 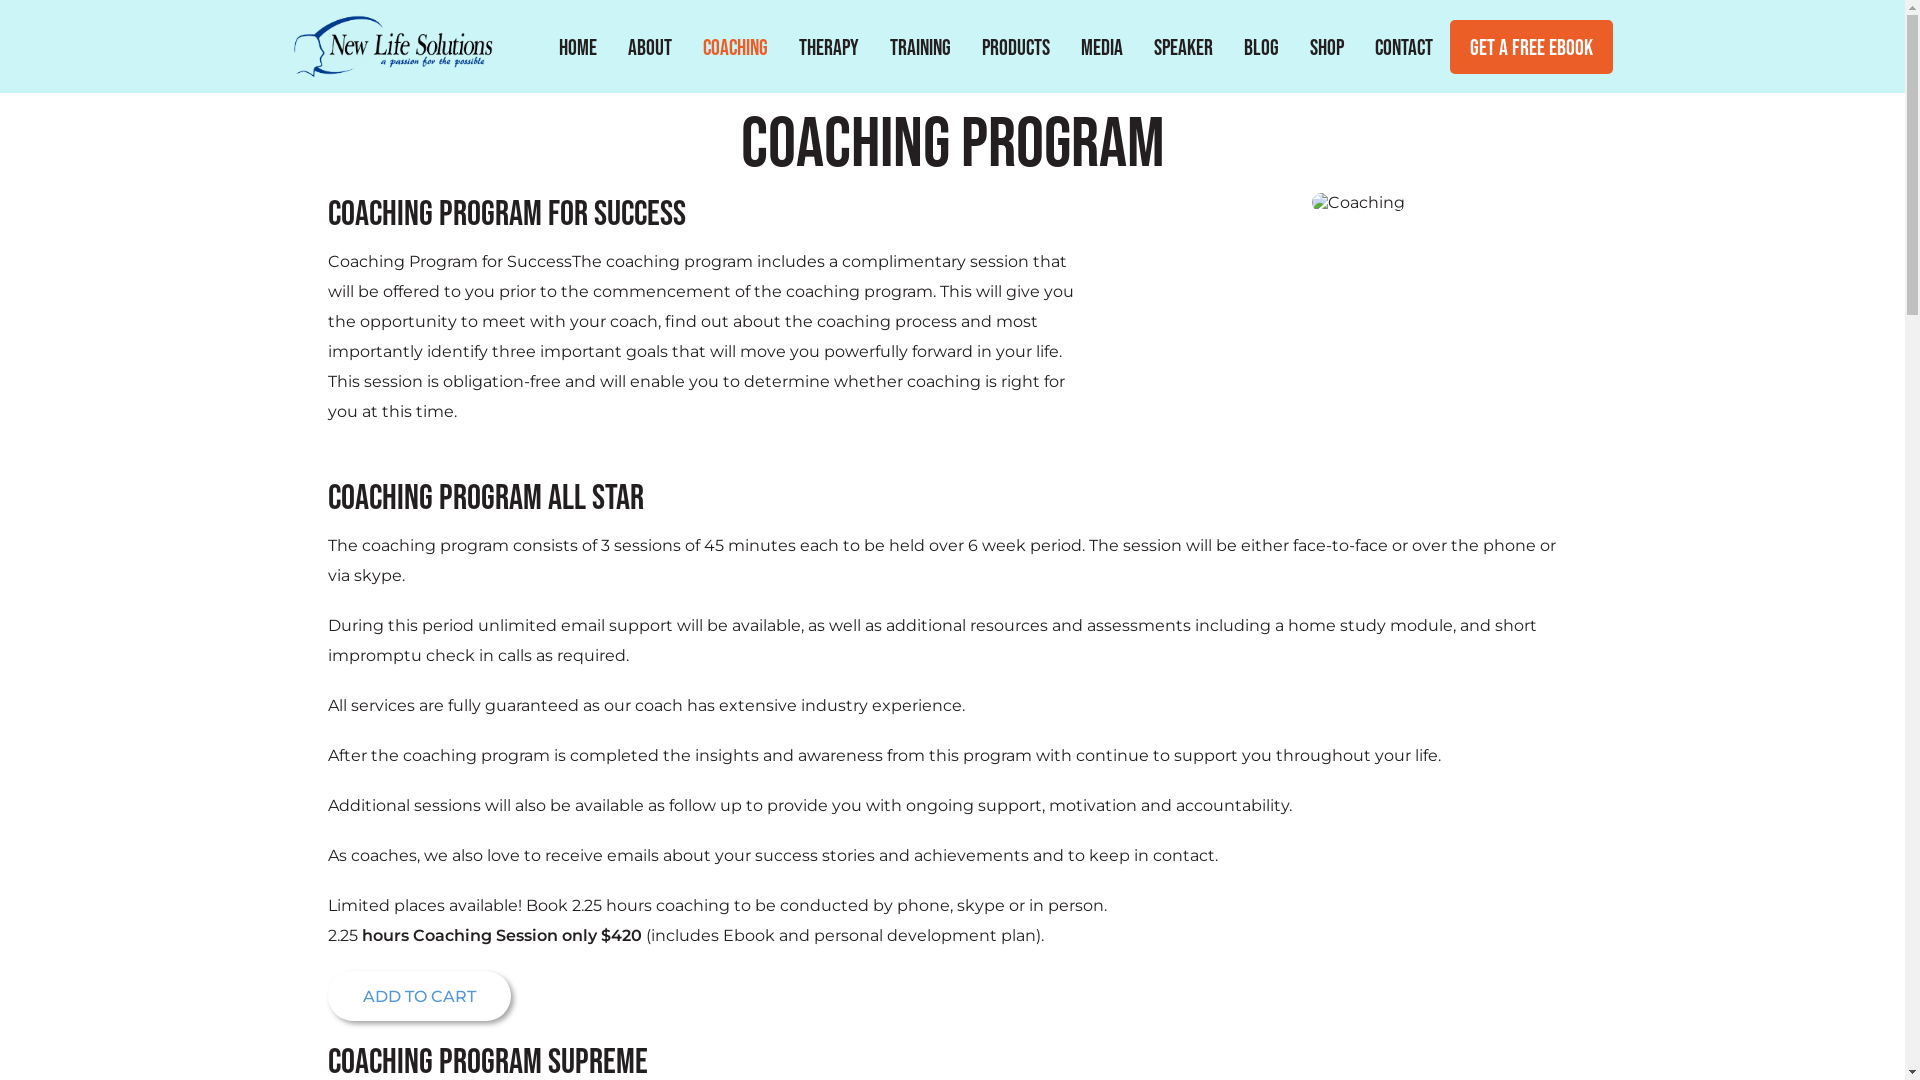 What do you see at coordinates (618, 45) in the screenshot?
I see `'ABOUT'` at bounding box center [618, 45].